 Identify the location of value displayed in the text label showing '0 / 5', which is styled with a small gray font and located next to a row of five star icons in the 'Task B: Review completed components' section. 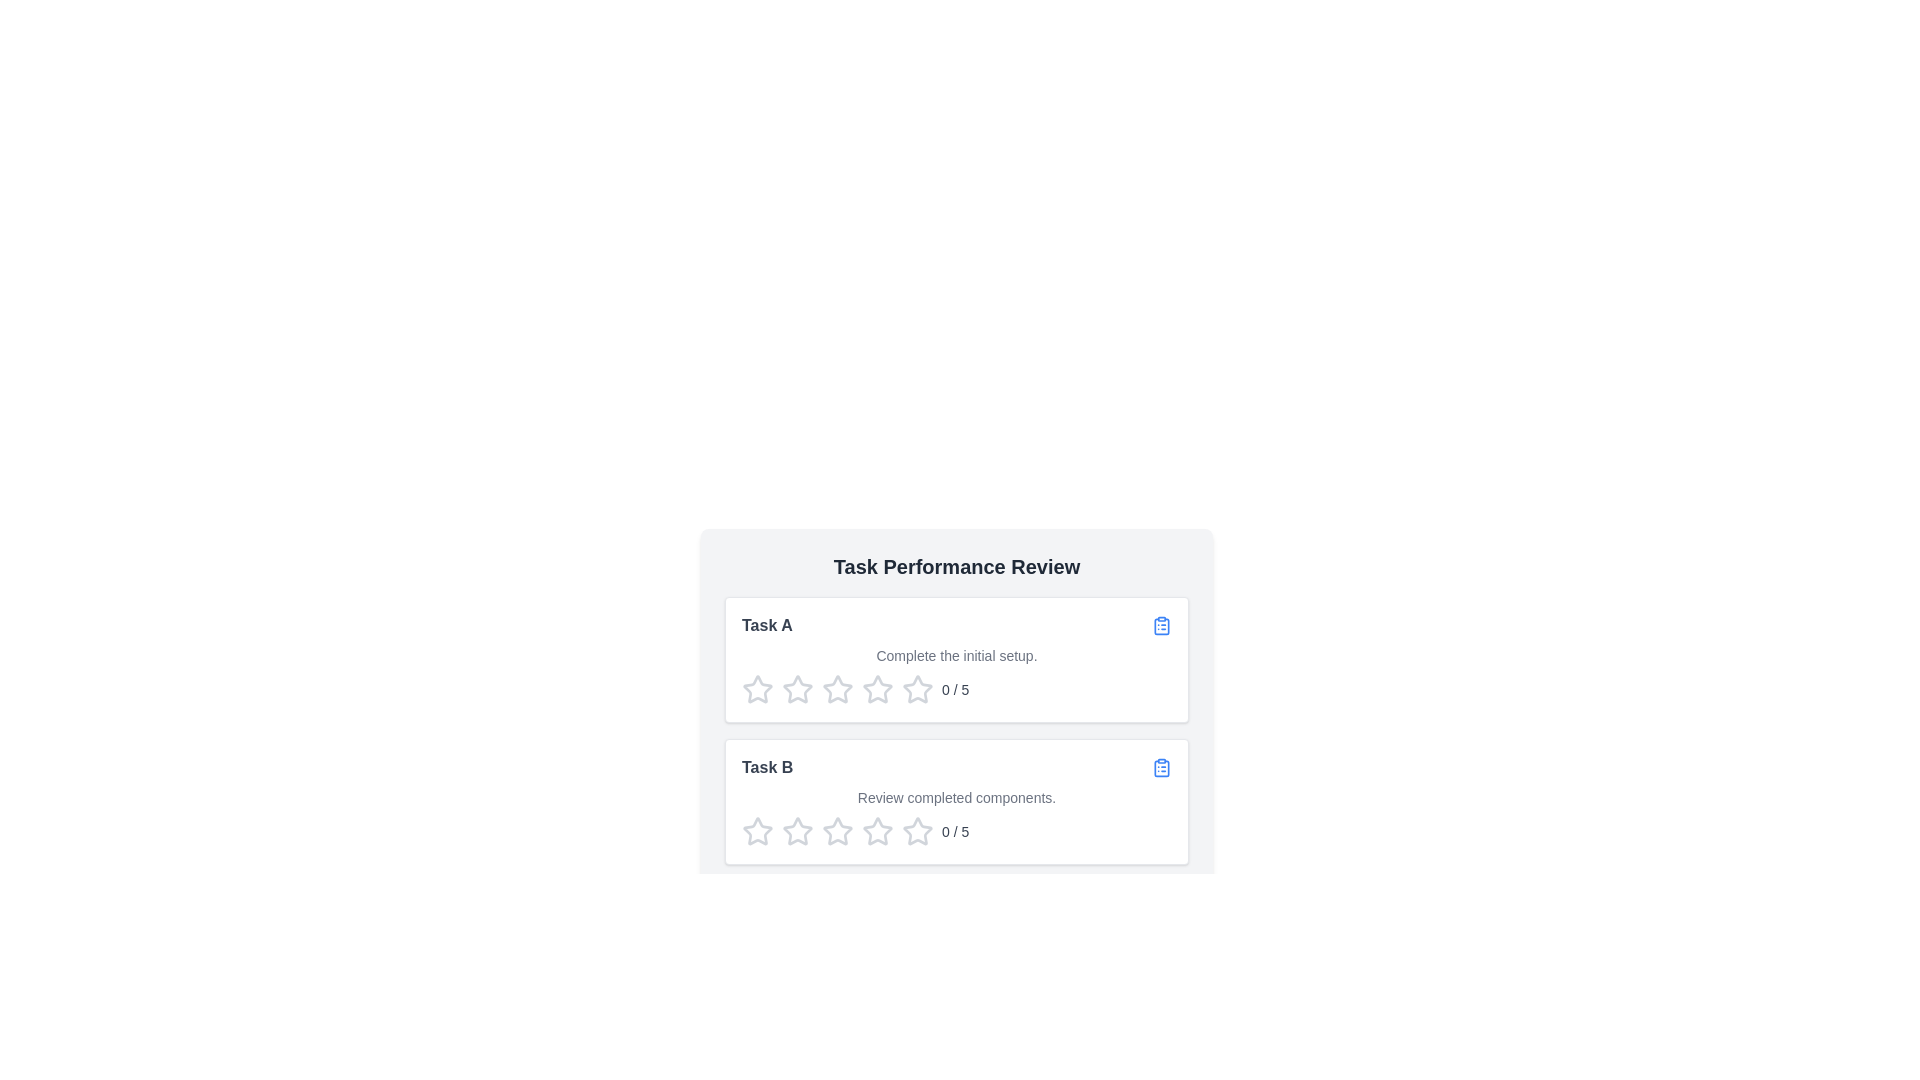
(955, 832).